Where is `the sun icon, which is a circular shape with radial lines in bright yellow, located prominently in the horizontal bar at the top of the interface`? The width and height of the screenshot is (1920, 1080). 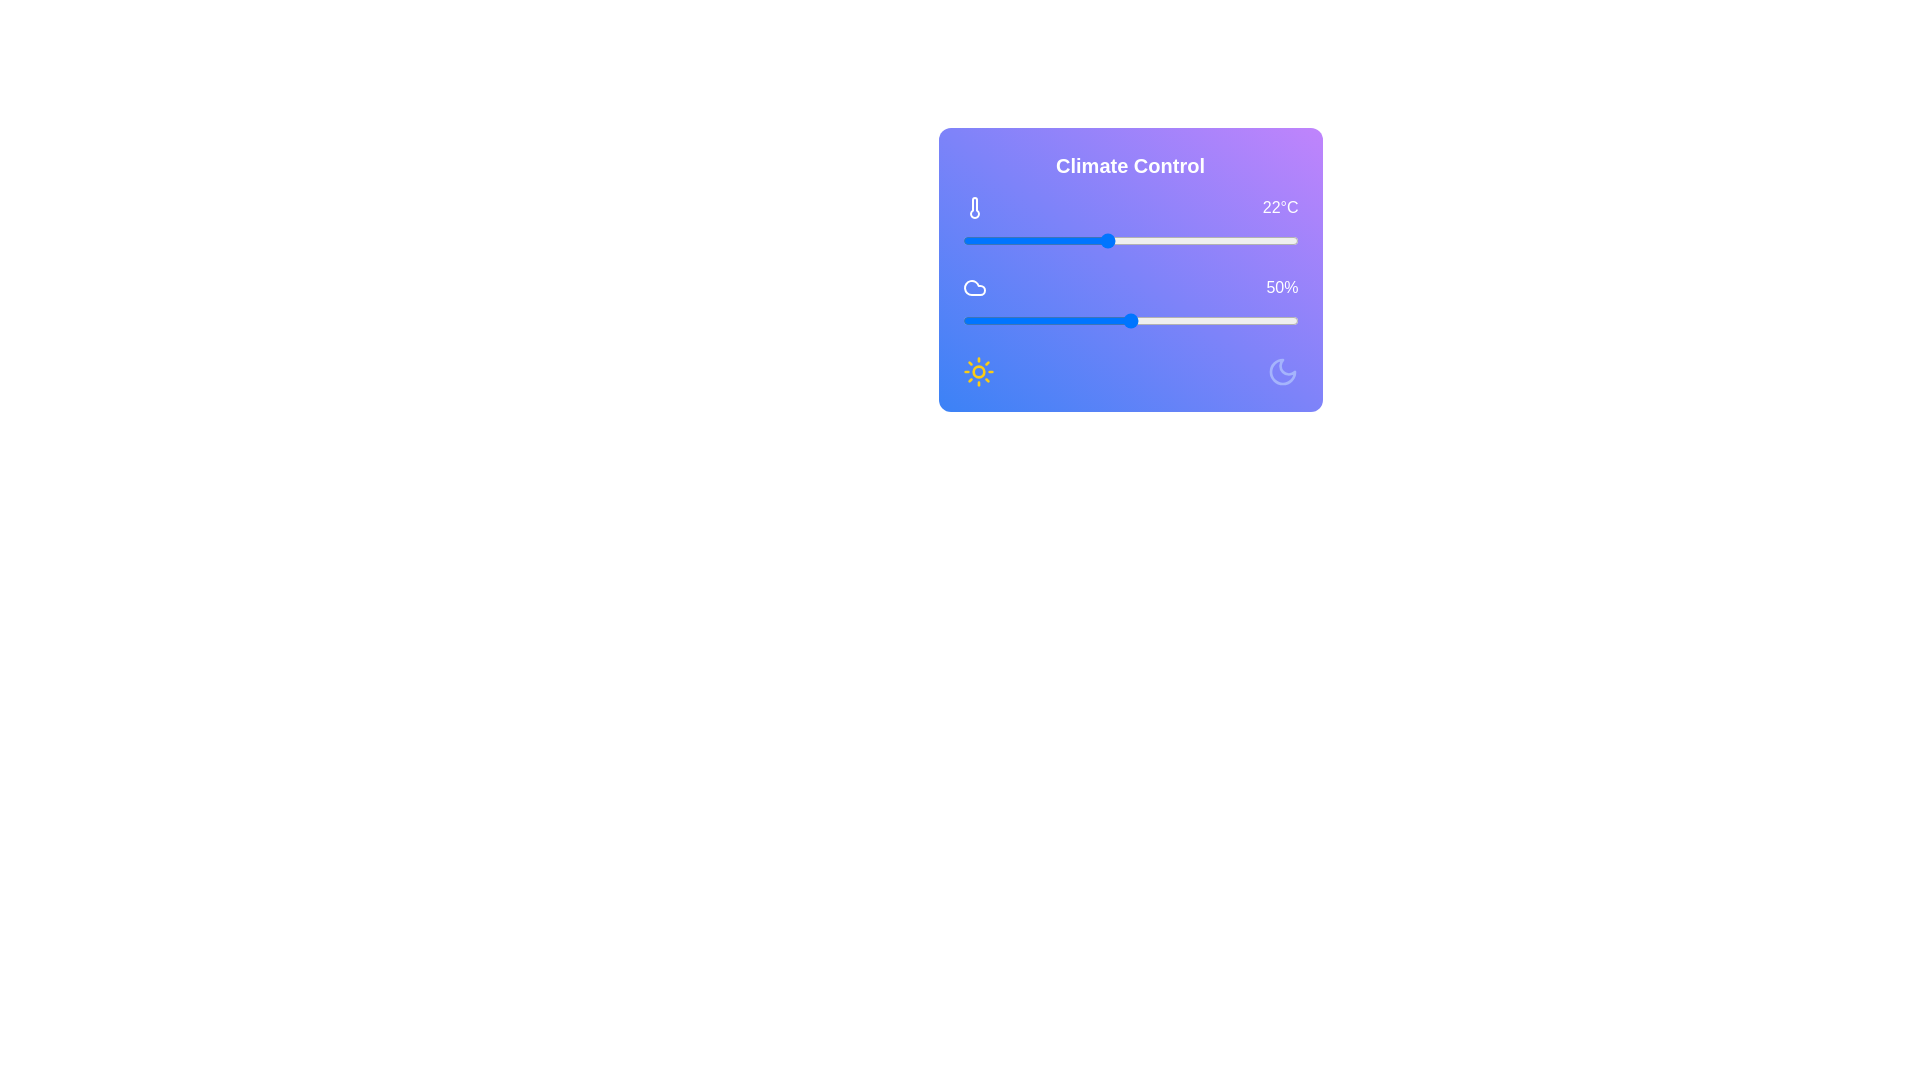 the sun icon, which is a circular shape with radial lines in bright yellow, located prominently in the horizontal bar at the top of the interface is located at coordinates (978, 371).